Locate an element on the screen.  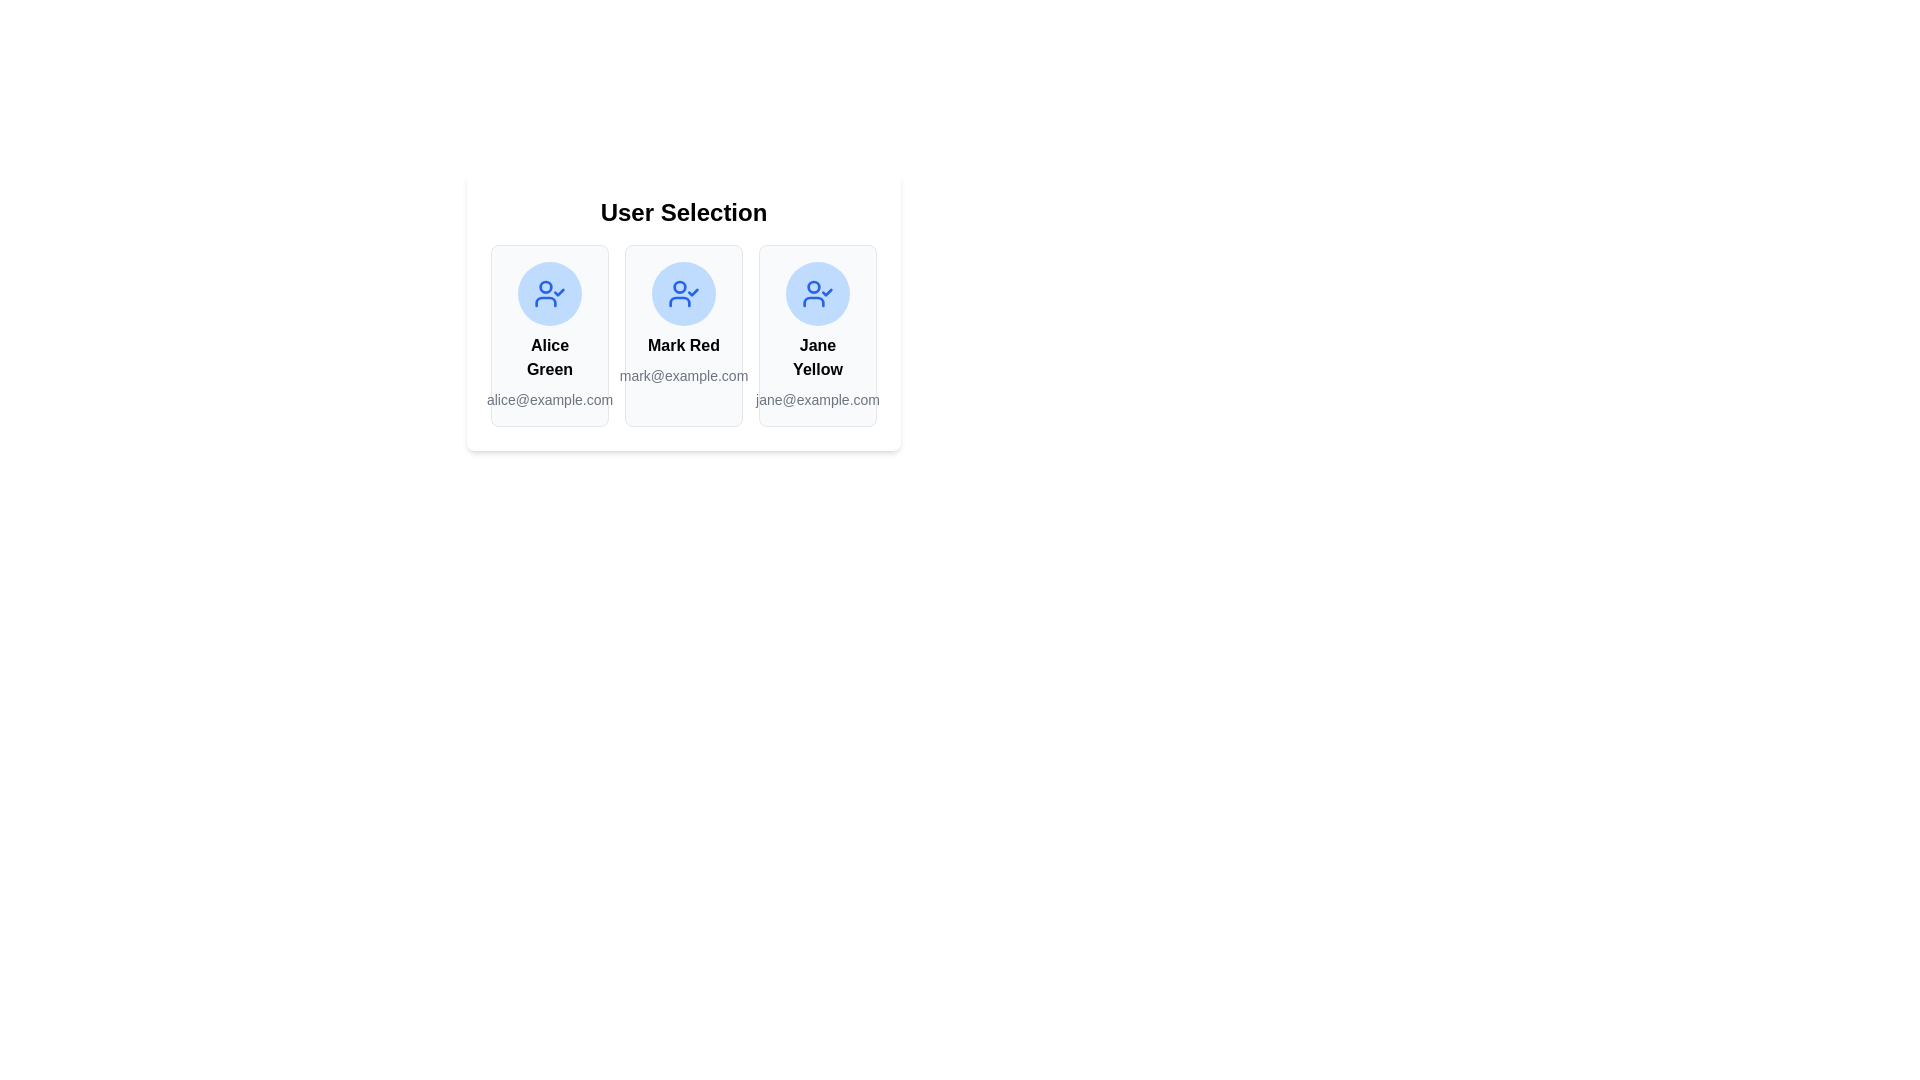
the static email address text label displaying 'Jane Yellow's' email, which is located at the bottom of the user profile card is located at coordinates (817, 400).